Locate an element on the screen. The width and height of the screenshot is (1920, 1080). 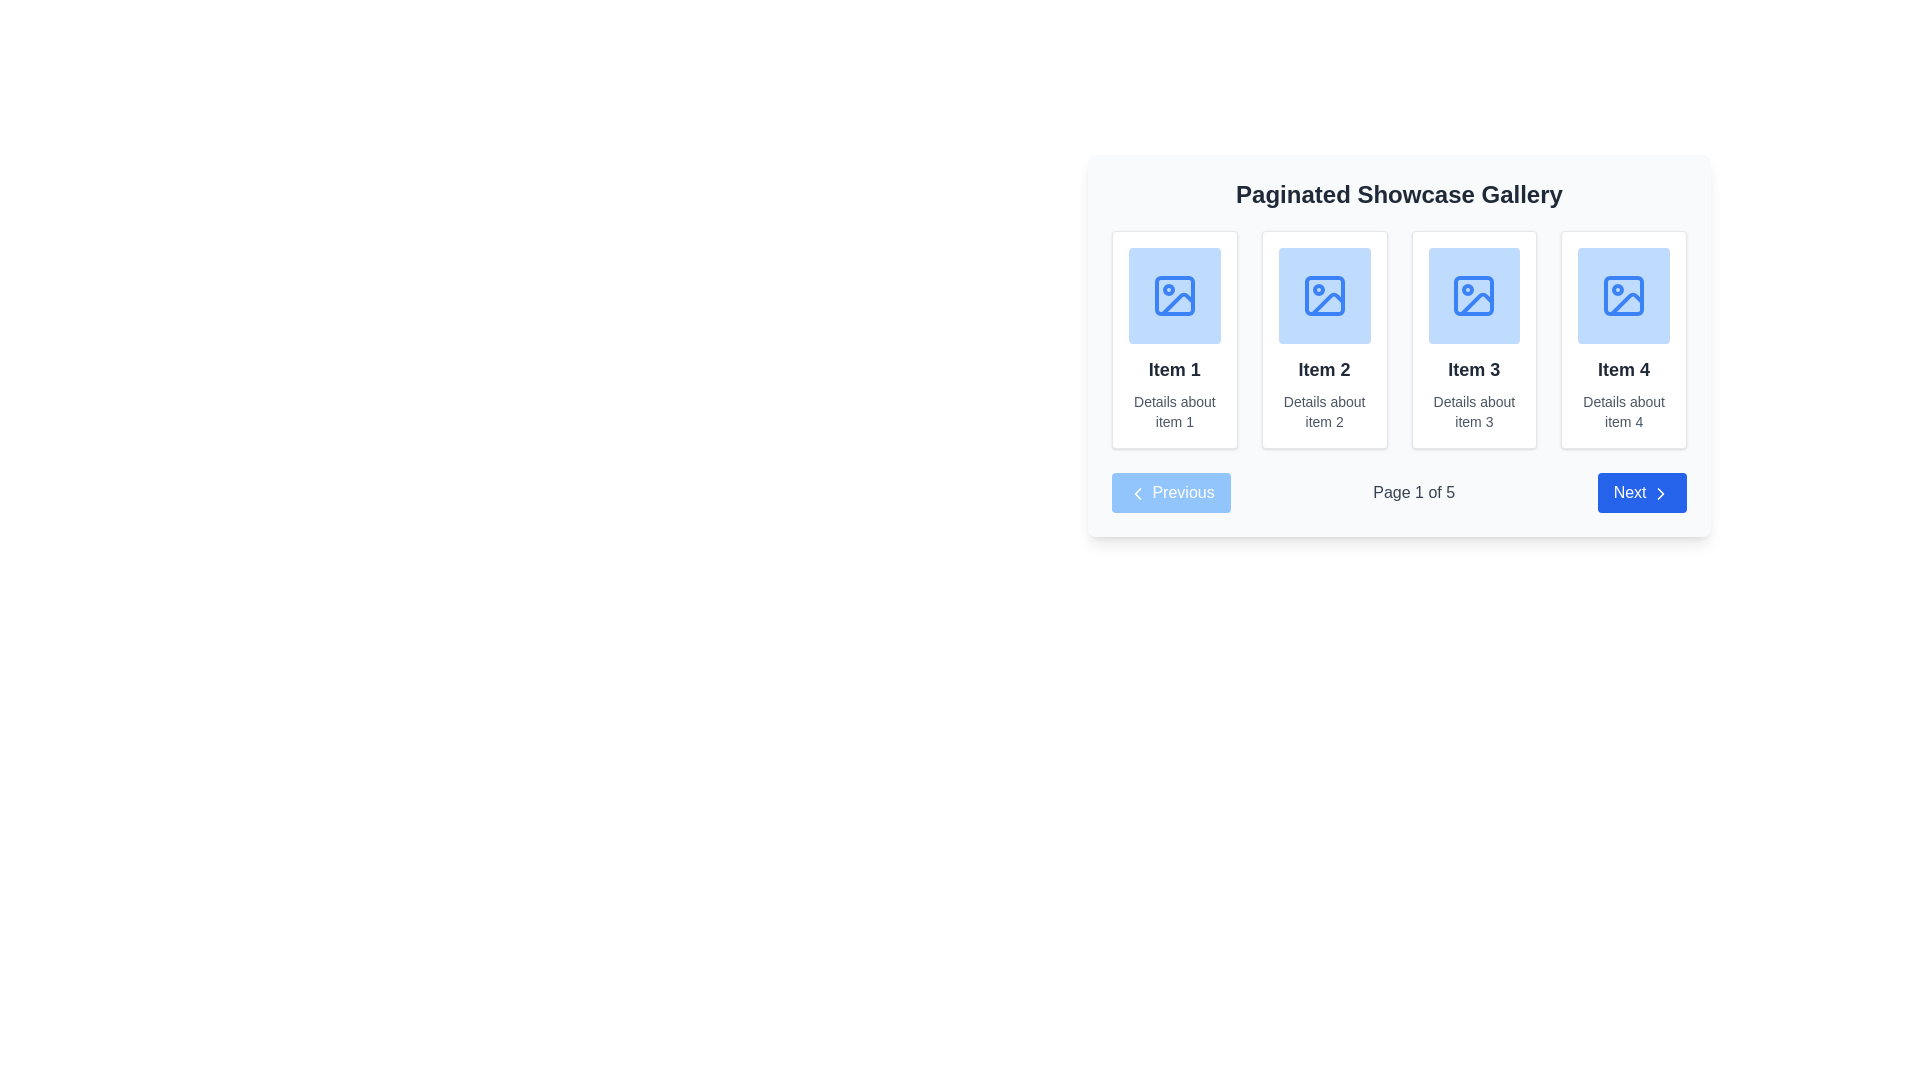
the 'Next' button located on the right side of the navigation bar, which facilitates navigation to the subsequent page of the paginated gallery is located at coordinates (1642, 493).